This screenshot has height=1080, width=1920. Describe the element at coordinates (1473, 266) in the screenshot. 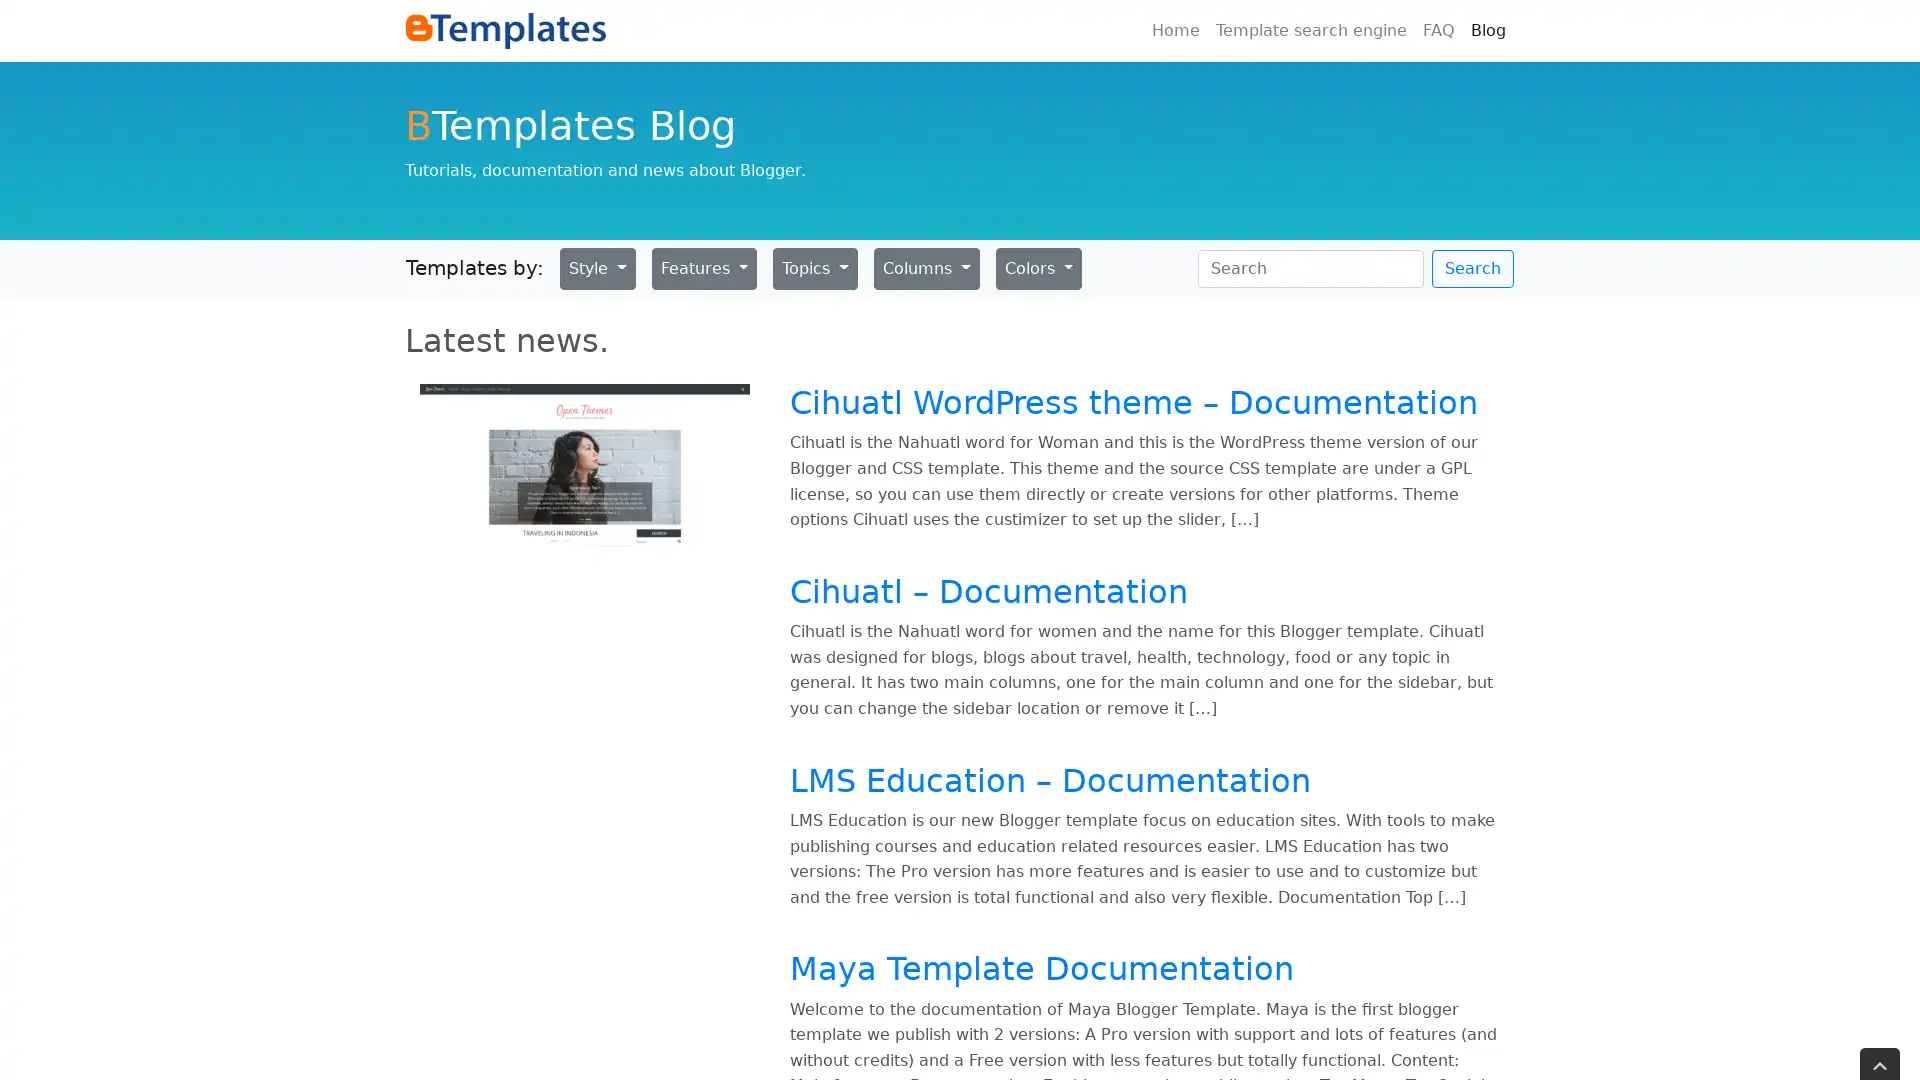

I see `Search` at that location.